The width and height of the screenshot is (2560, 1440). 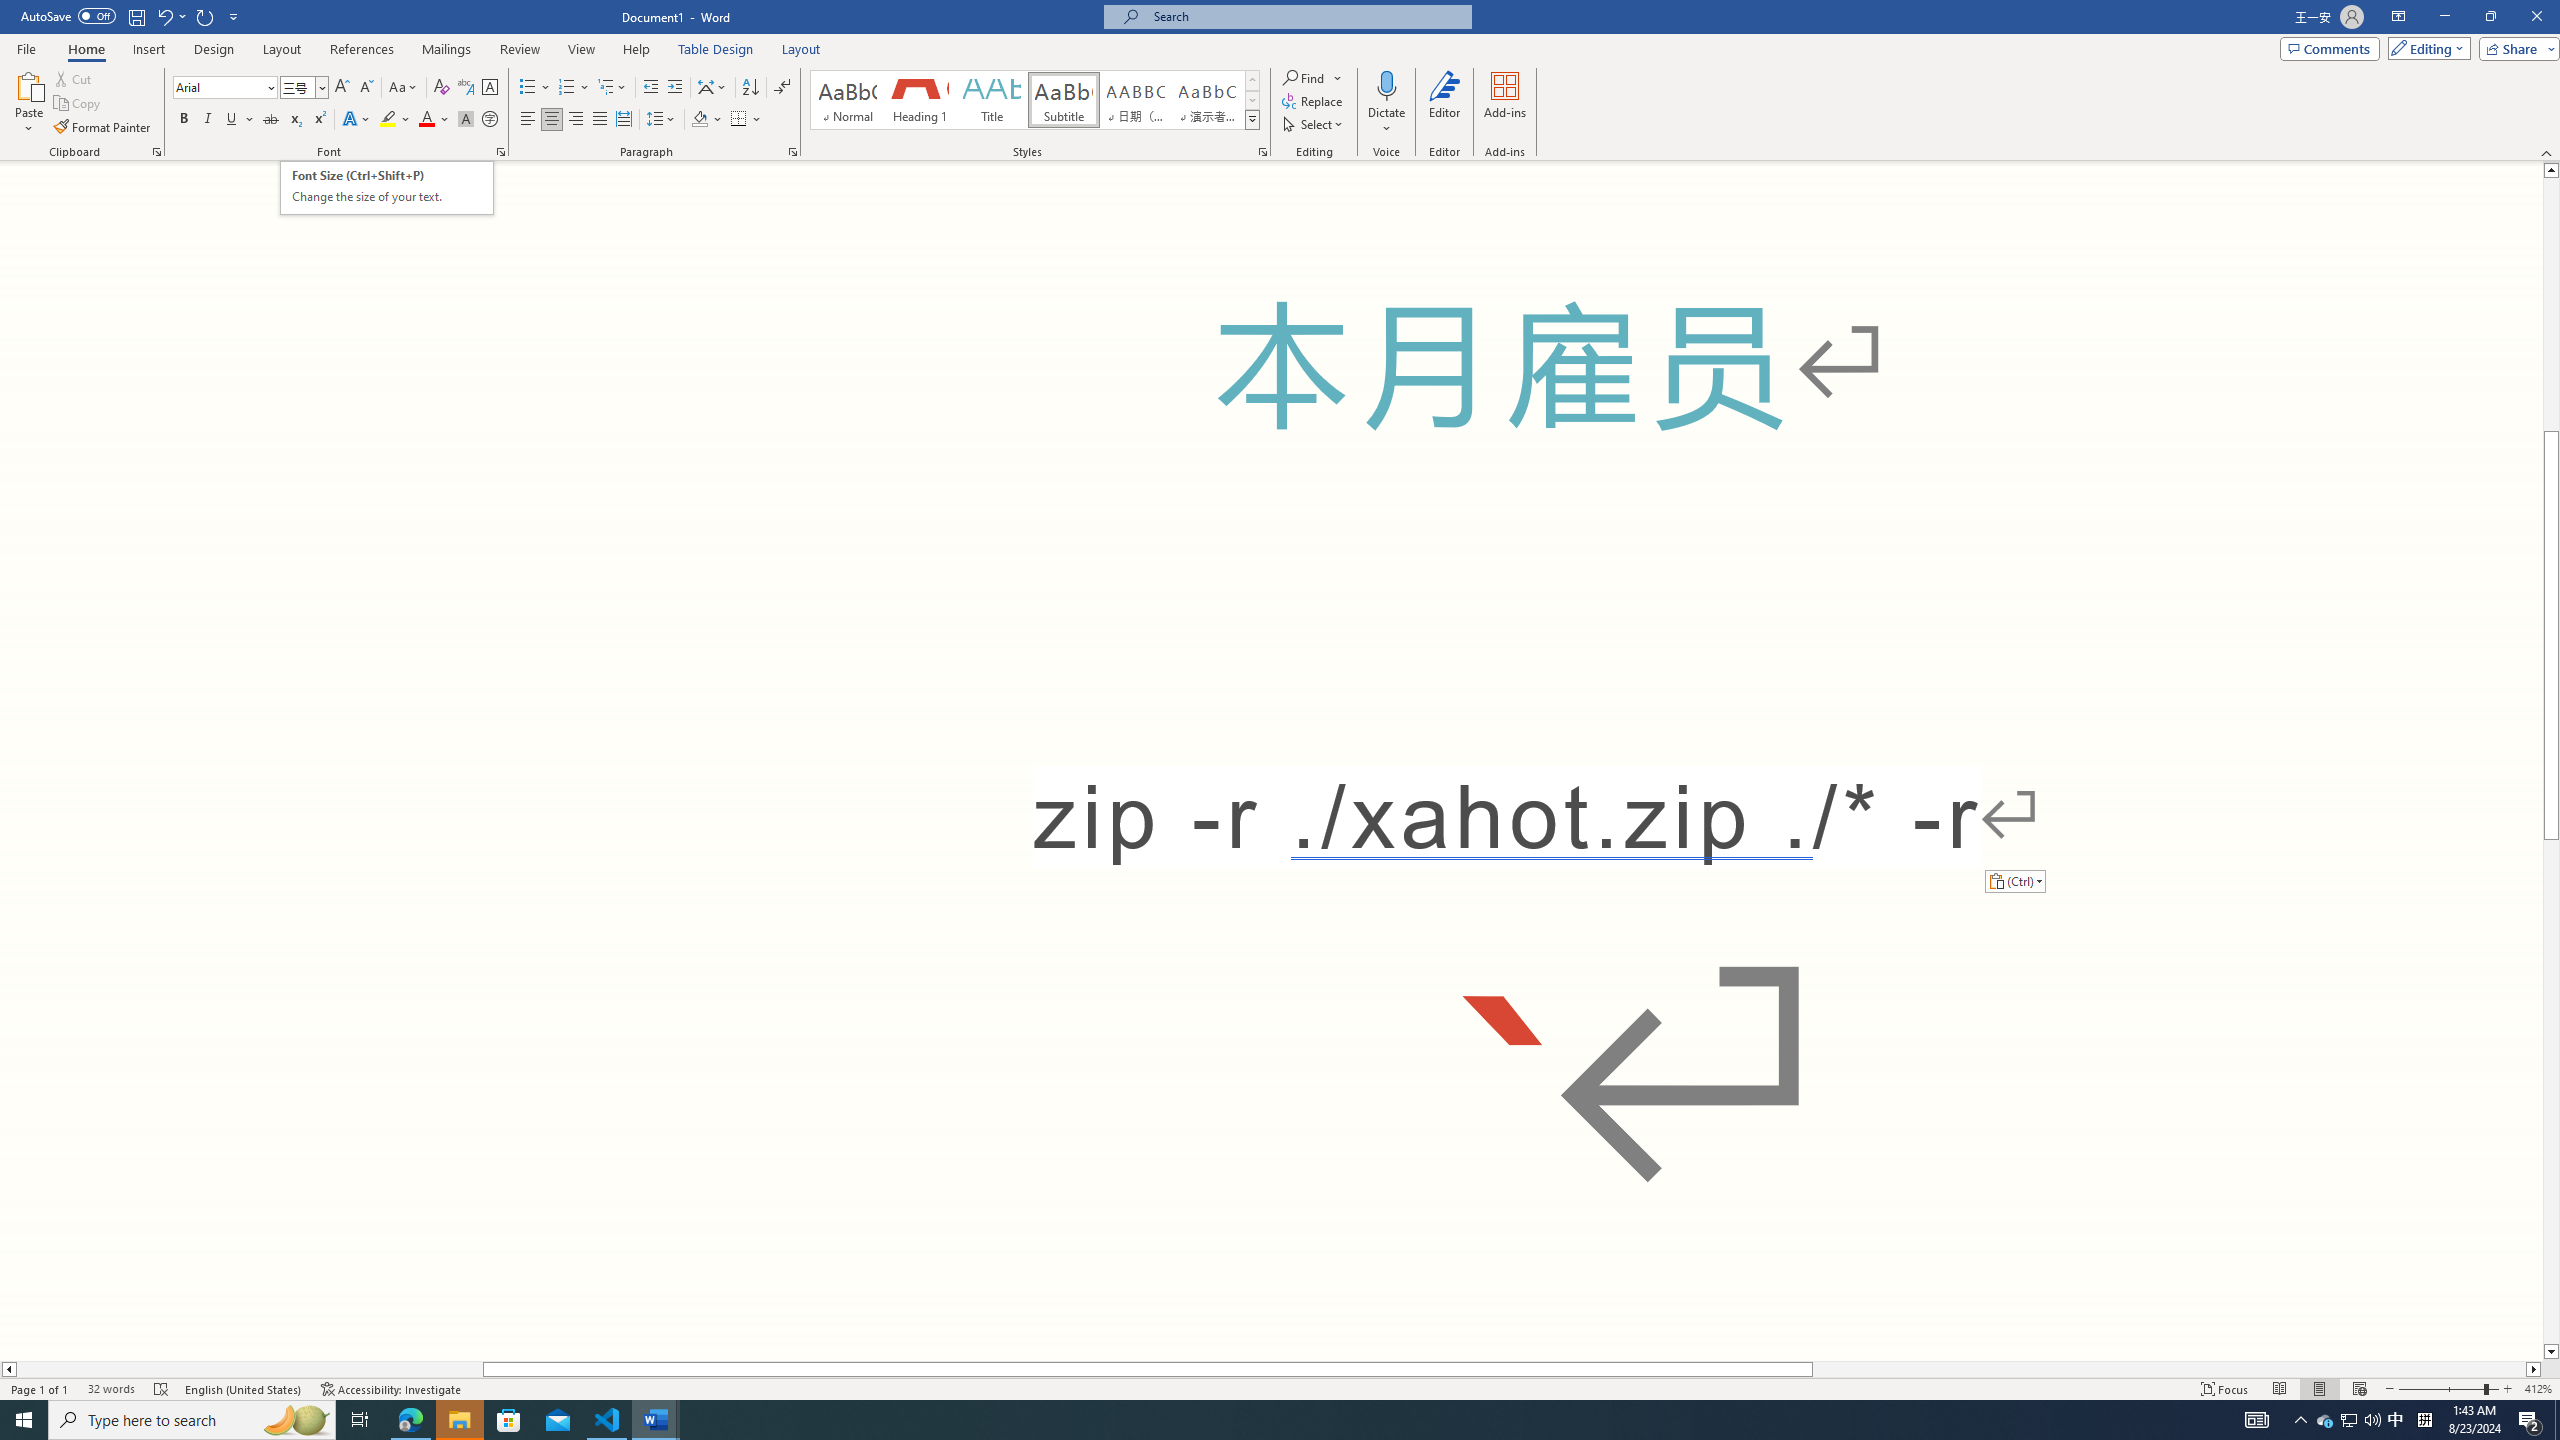 What do you see at coordinates (8, 1368) in the screenshot?
I see `'Column left'` at bounding box center [8, 1368].